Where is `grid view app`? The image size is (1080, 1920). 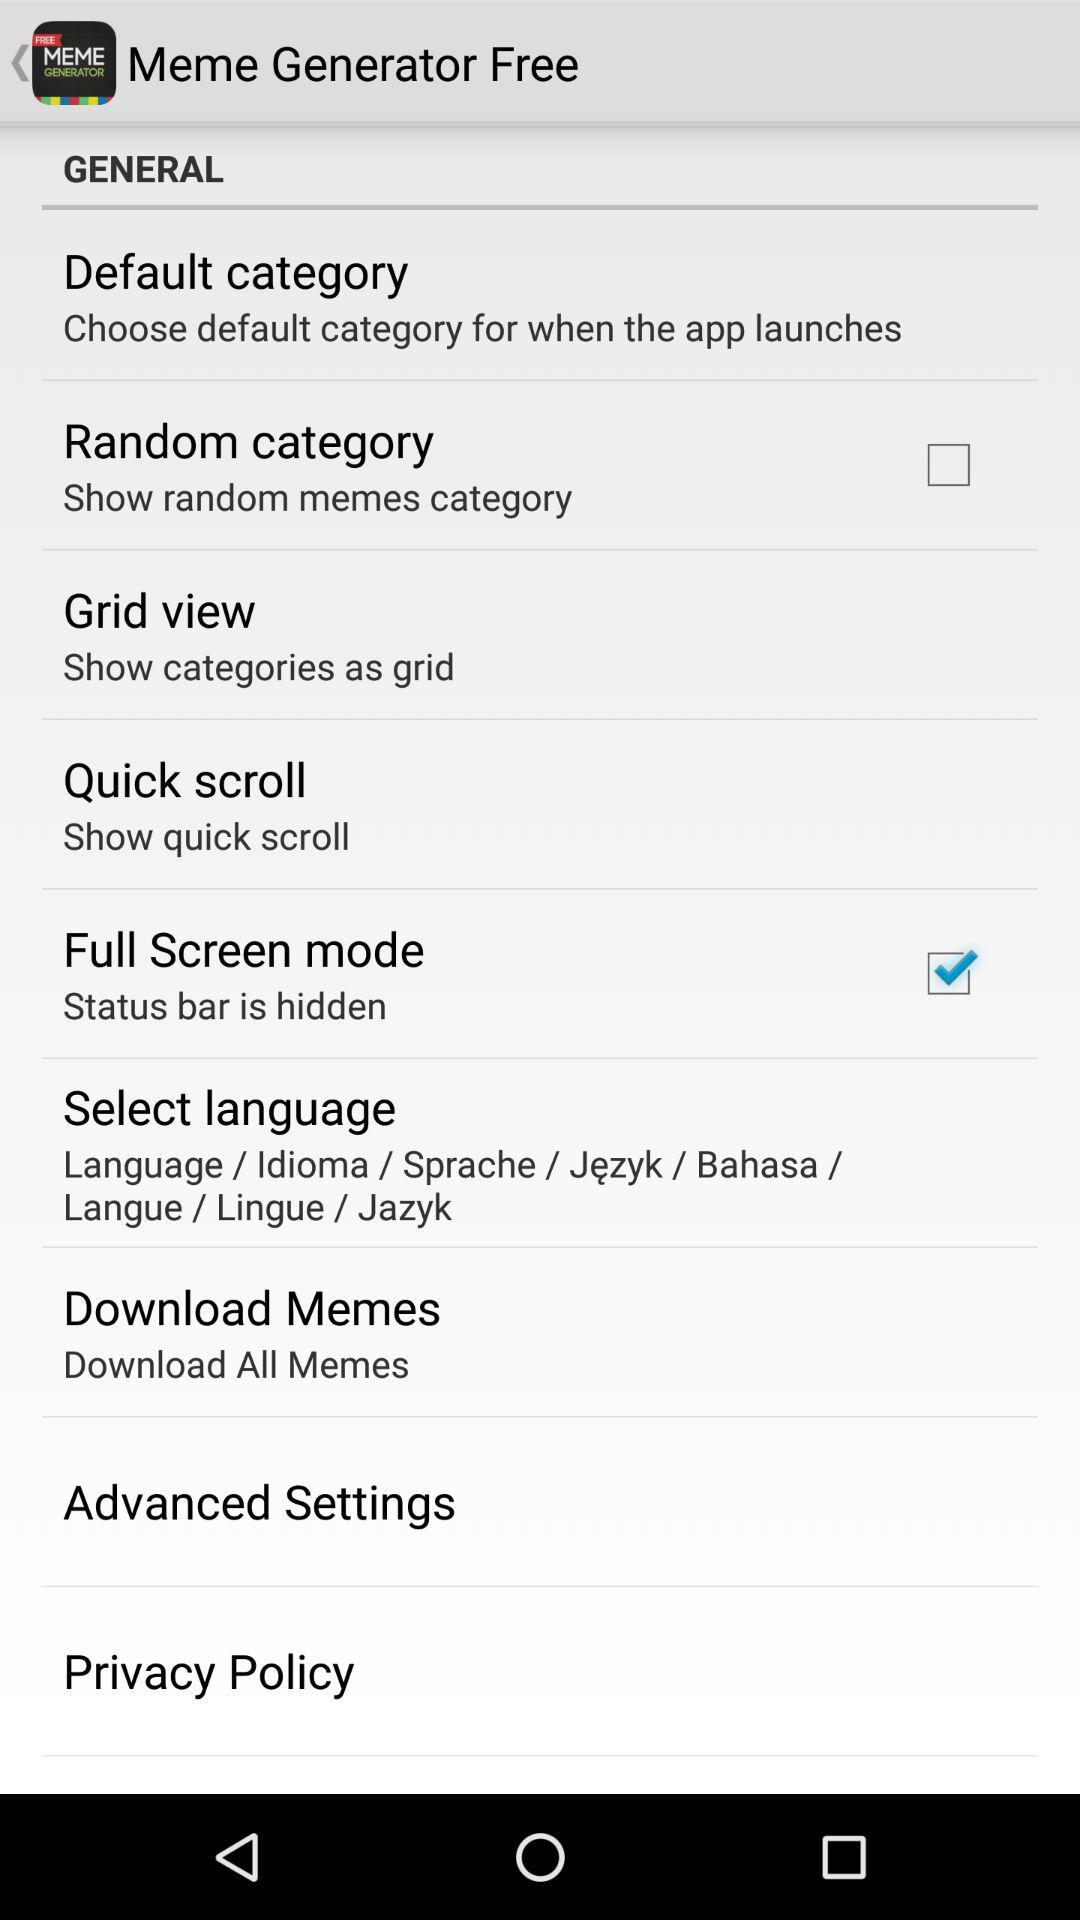
grid view app is located at coordinates (158, 608).